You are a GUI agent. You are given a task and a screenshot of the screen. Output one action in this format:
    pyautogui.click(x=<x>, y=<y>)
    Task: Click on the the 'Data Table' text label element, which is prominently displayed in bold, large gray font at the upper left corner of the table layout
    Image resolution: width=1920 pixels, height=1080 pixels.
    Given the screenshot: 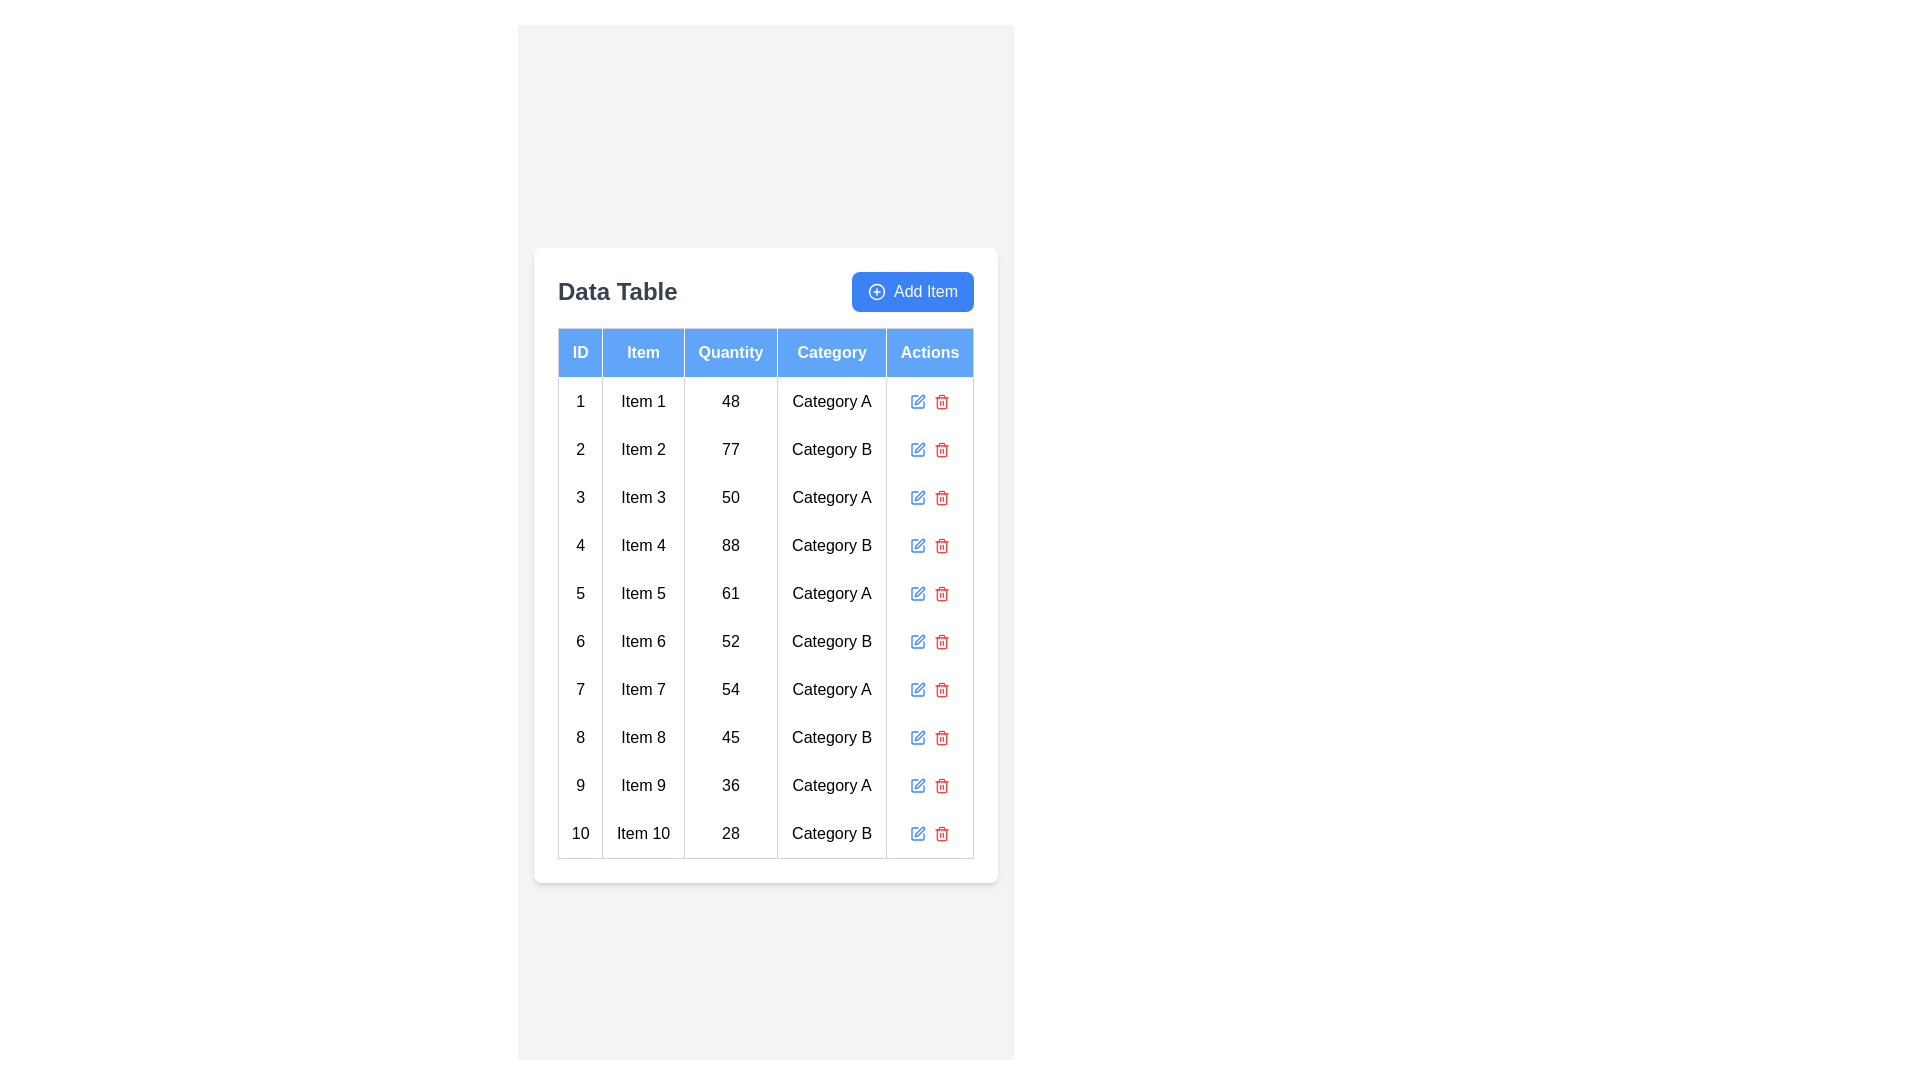 What is the action you would take?
    pyautogui.click(x=616, y=291)
    